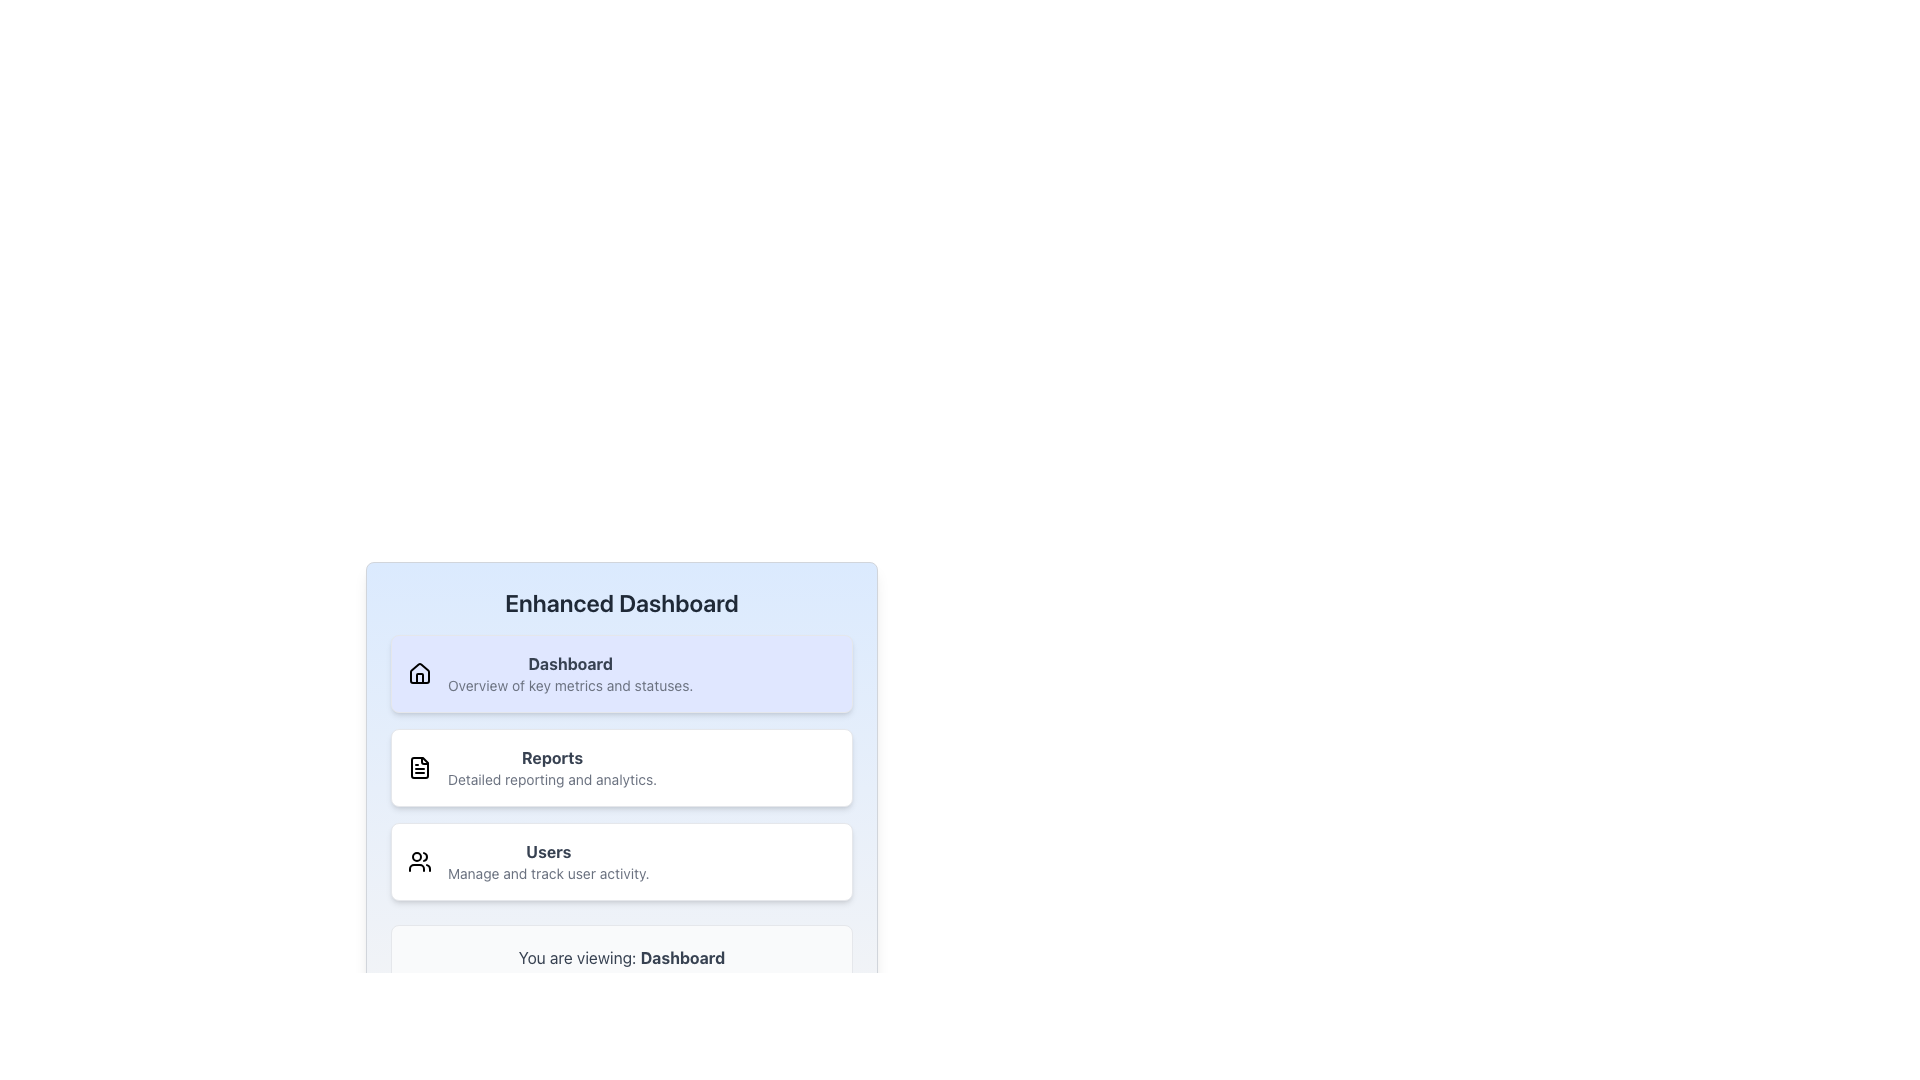 The height and width of the screenshot is (1080, 1920). What do you see at coordinates (547, 860) in the screenshot?
I see `the 'Users' functionality card, which is a descriptive section for user-related management located in a vertical list layout between the 'Reports' card and the footer text` at bounding box center [547, 860].